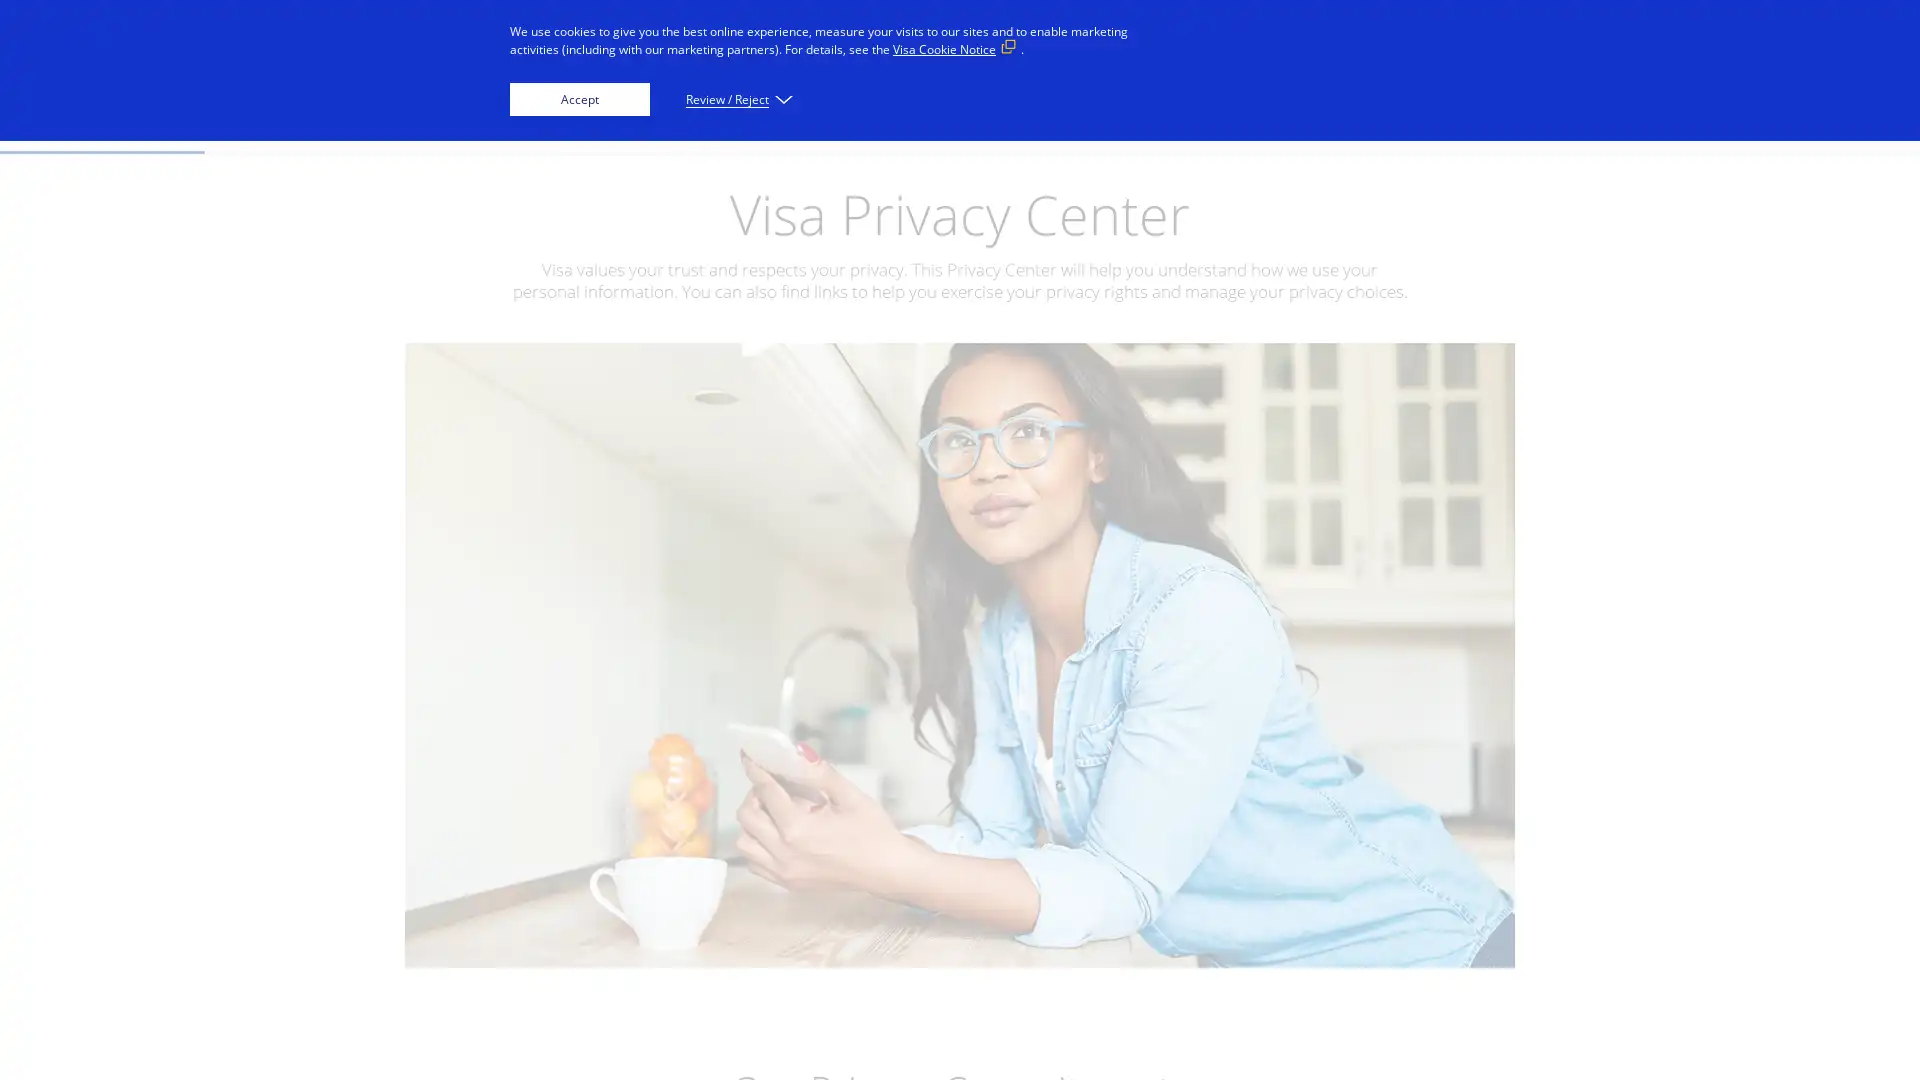 The height and width of the screenshot is (1080, 1920). I want to click on Individuals, so click(796, 53).